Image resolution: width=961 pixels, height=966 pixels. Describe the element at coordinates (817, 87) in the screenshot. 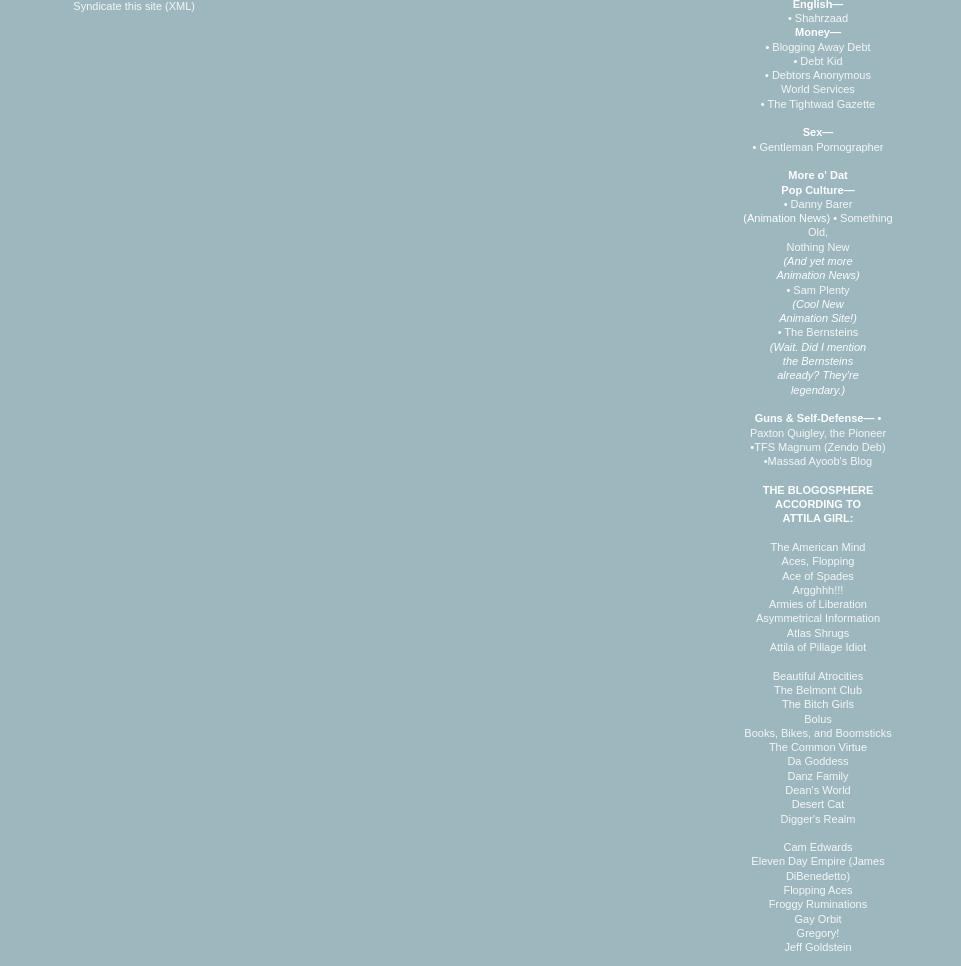

I see `'World Services'` at that location.